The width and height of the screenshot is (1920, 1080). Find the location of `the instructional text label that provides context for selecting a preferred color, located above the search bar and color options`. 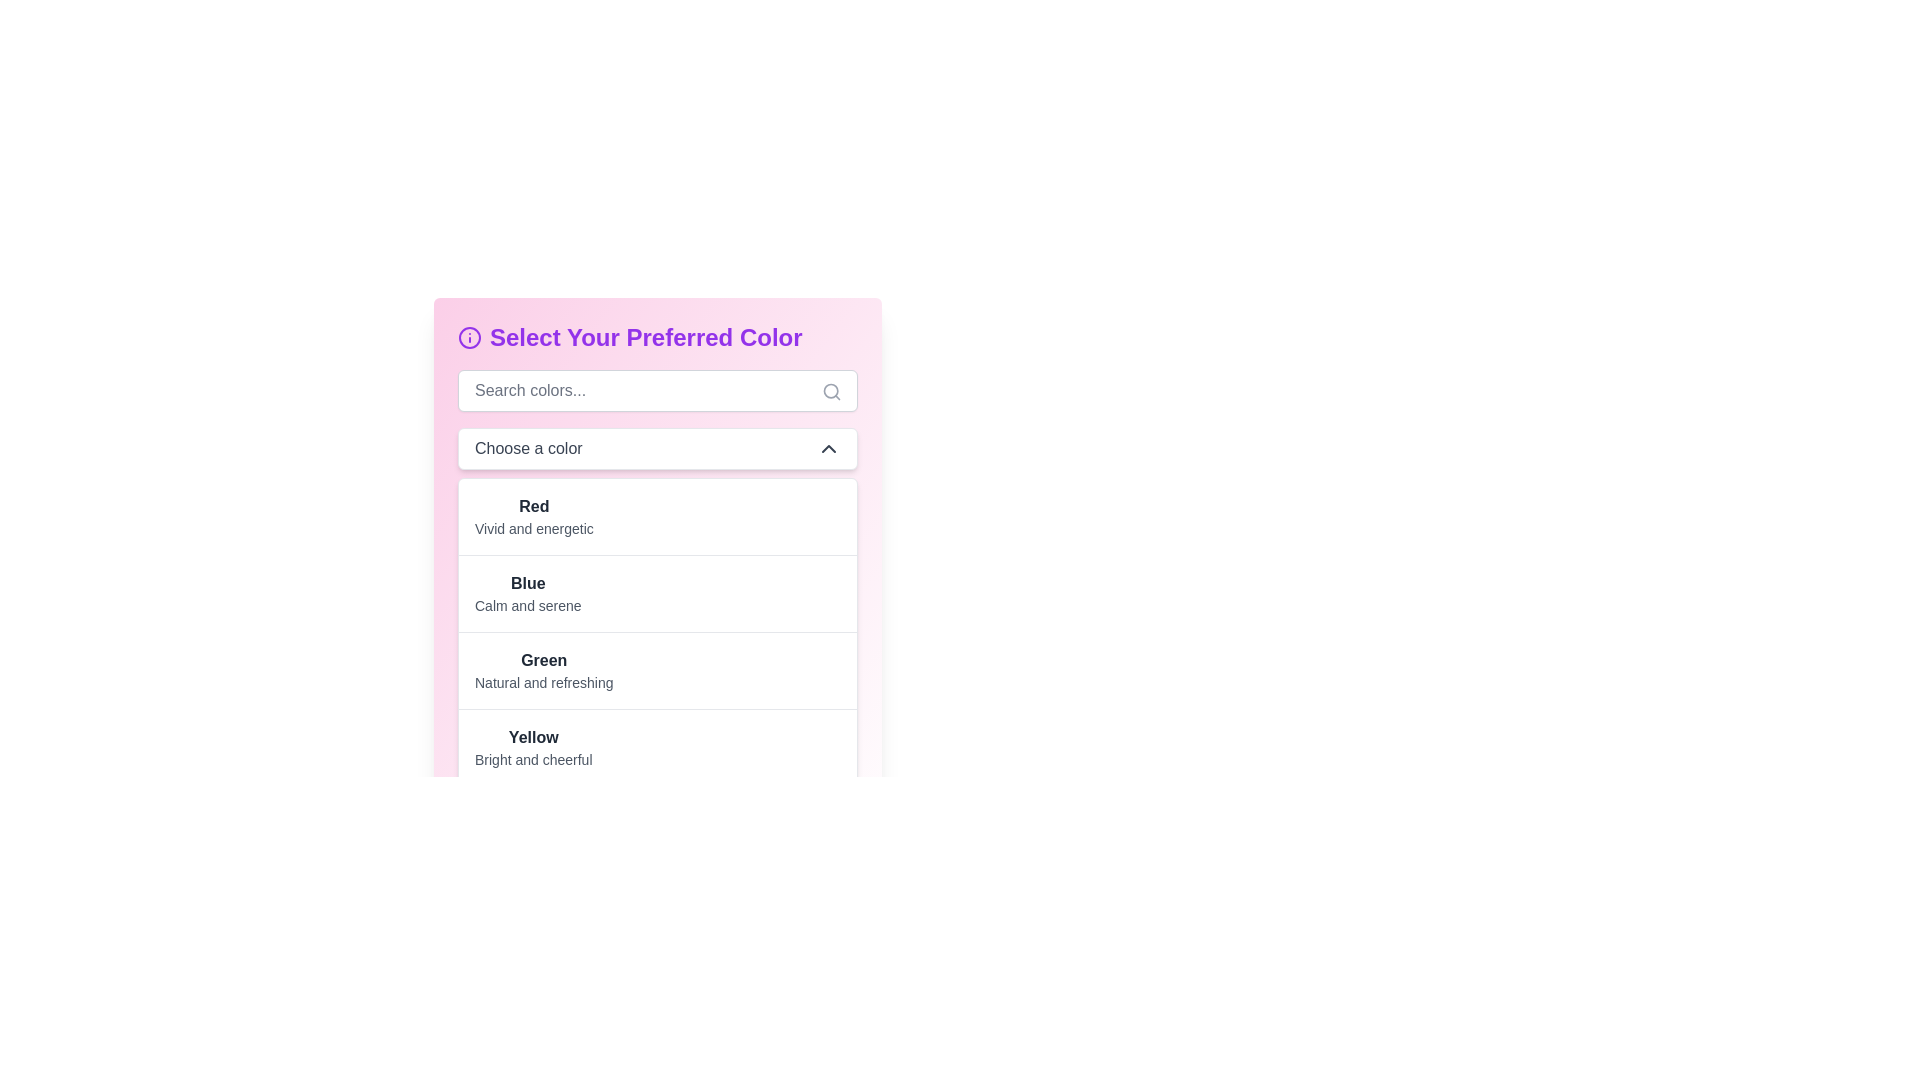

the instructional text label that provides context for selecting a preferred color, located above the search bar and color options is located at coordinates (657, 337).